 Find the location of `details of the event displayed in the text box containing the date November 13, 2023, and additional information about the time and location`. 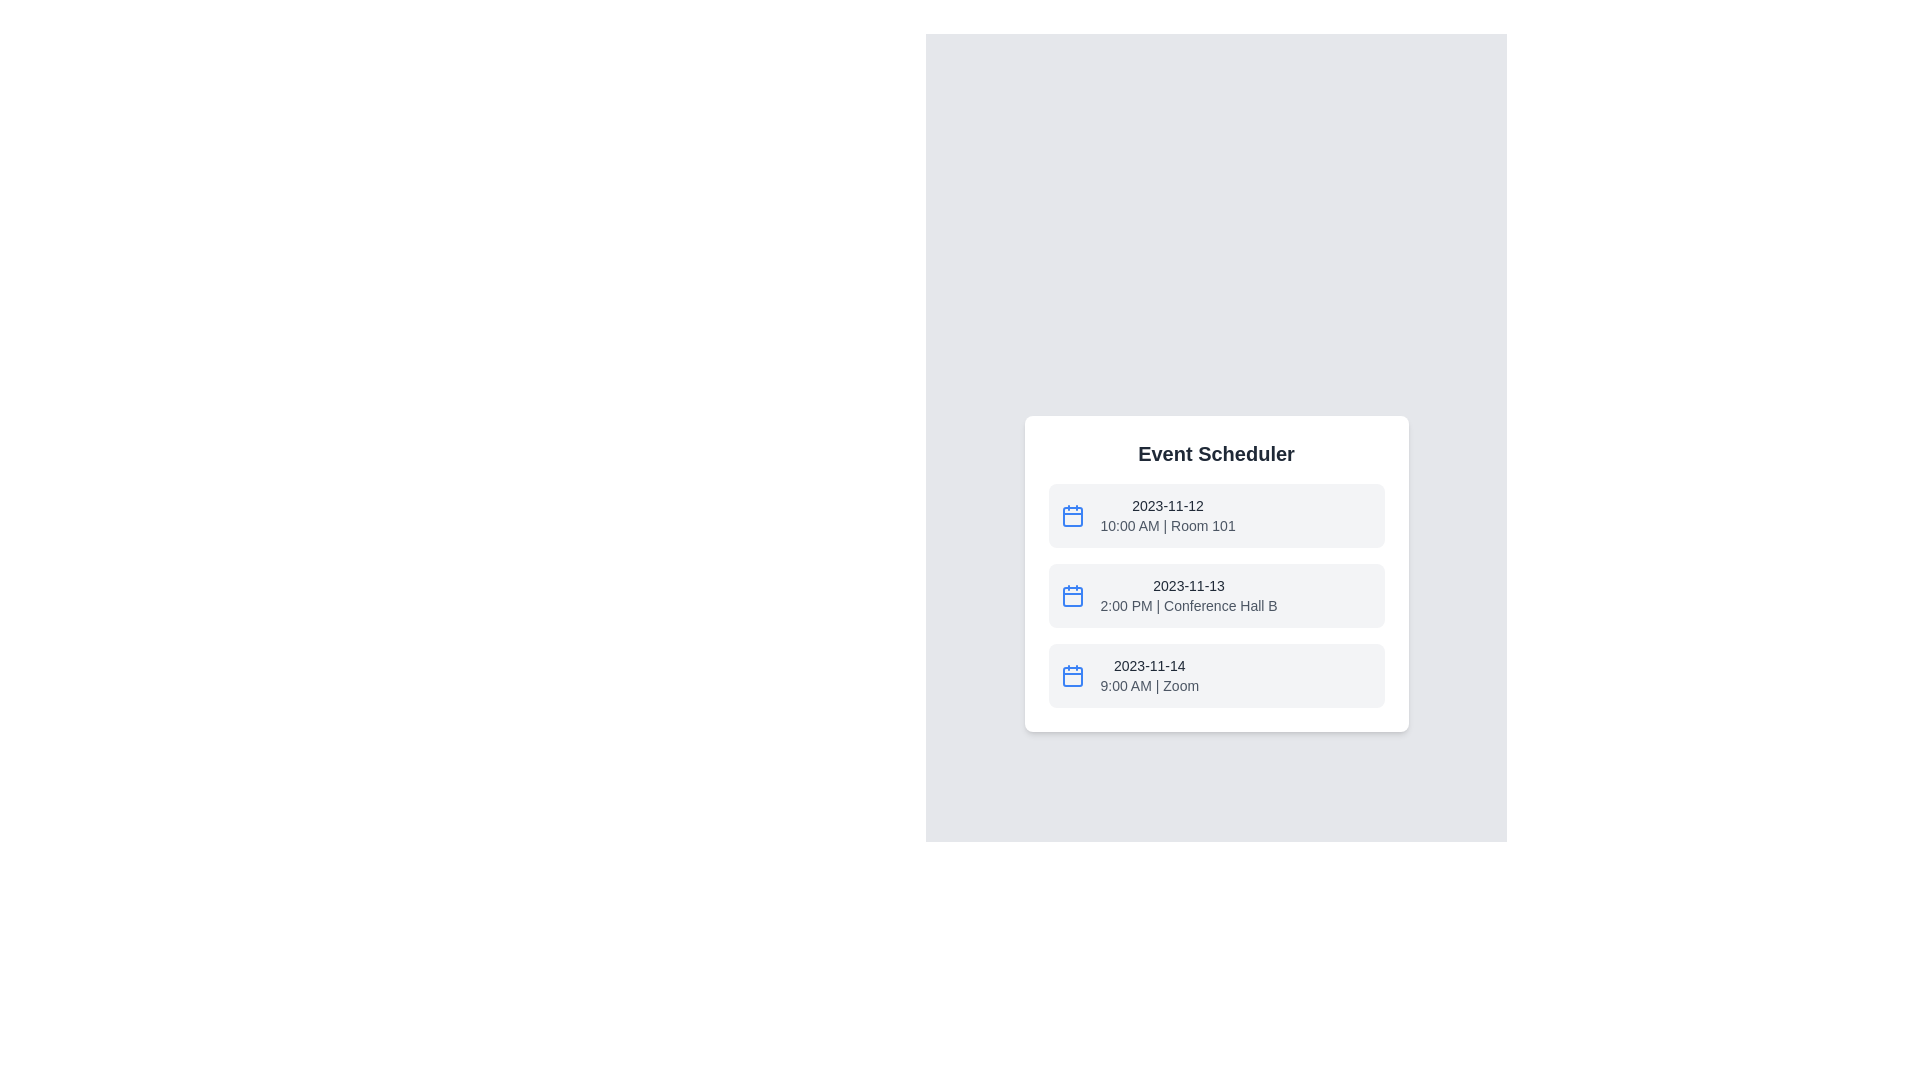

details of the event displayed in the text box containing the date November 13, 2023, and additional information about the time and location is located at coordinates (1215, 574).